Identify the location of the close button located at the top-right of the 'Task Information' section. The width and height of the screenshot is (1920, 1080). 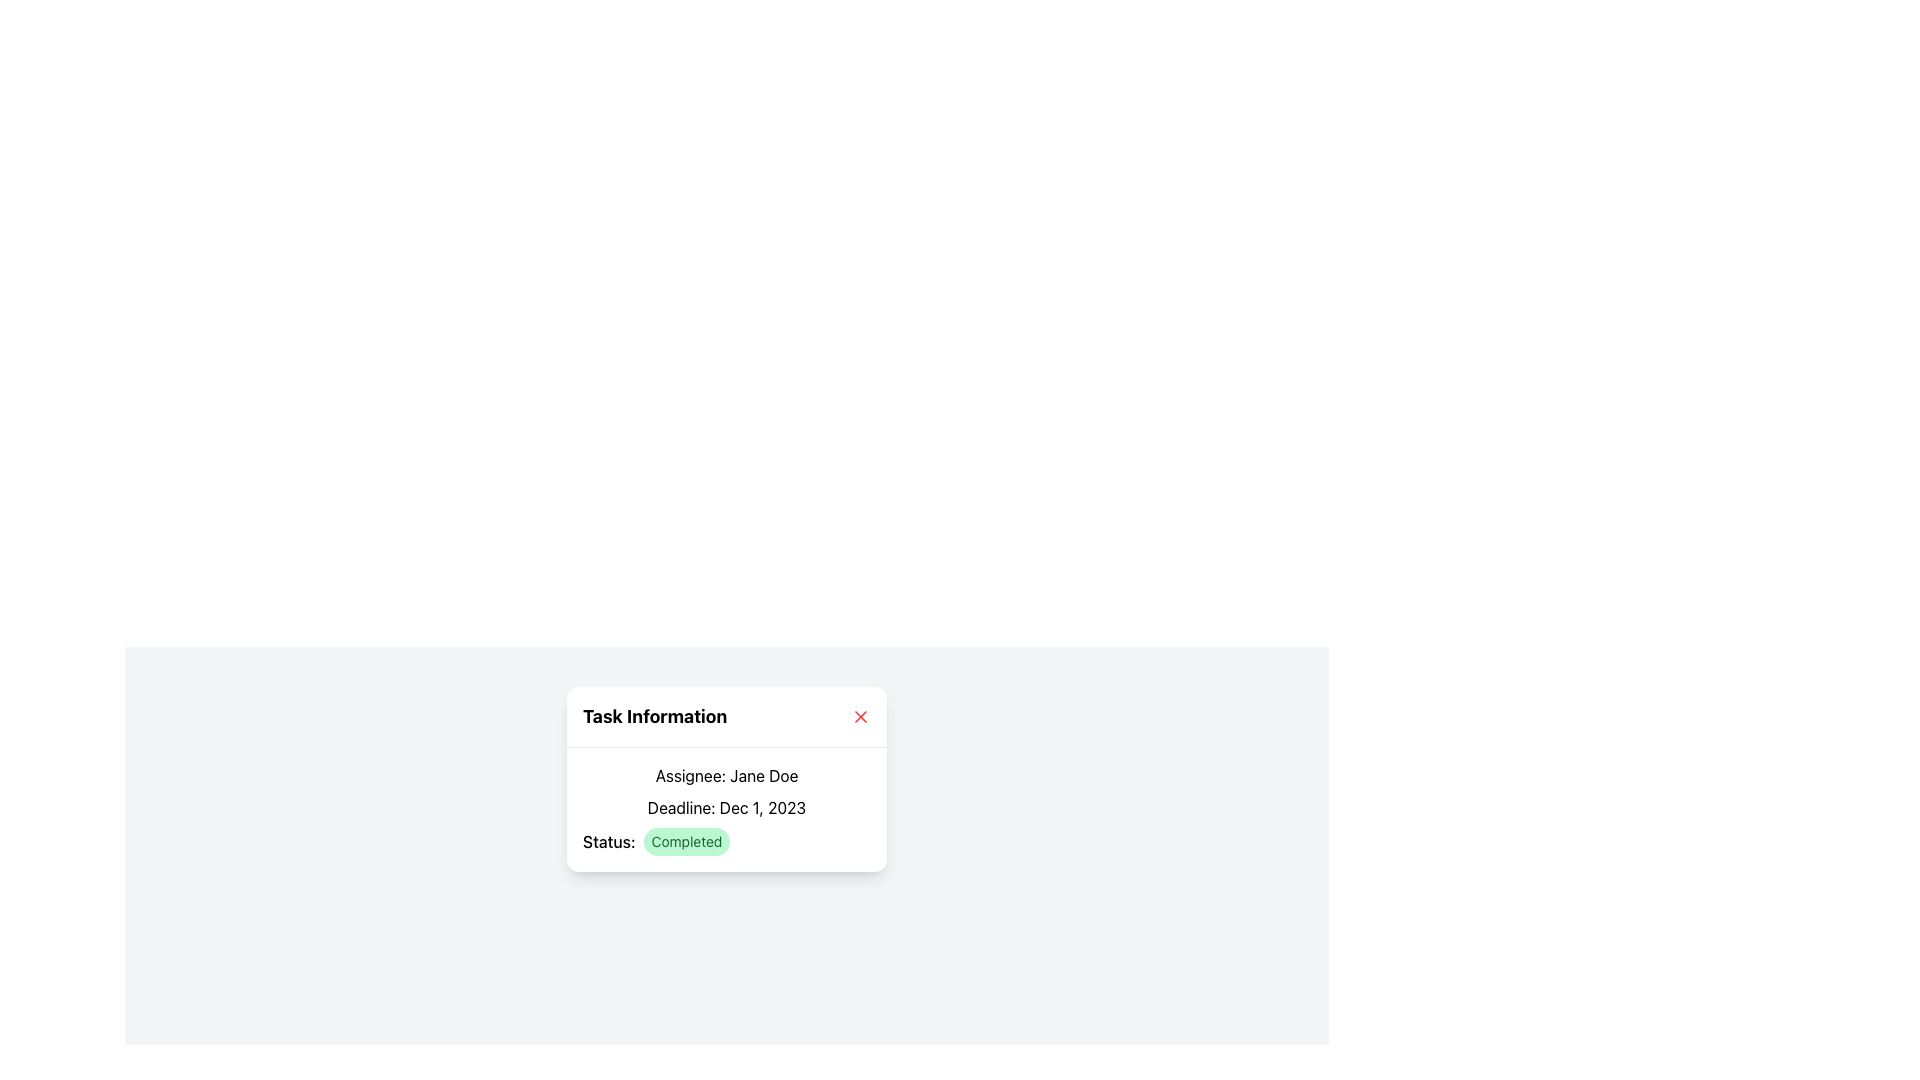
(860, 716).